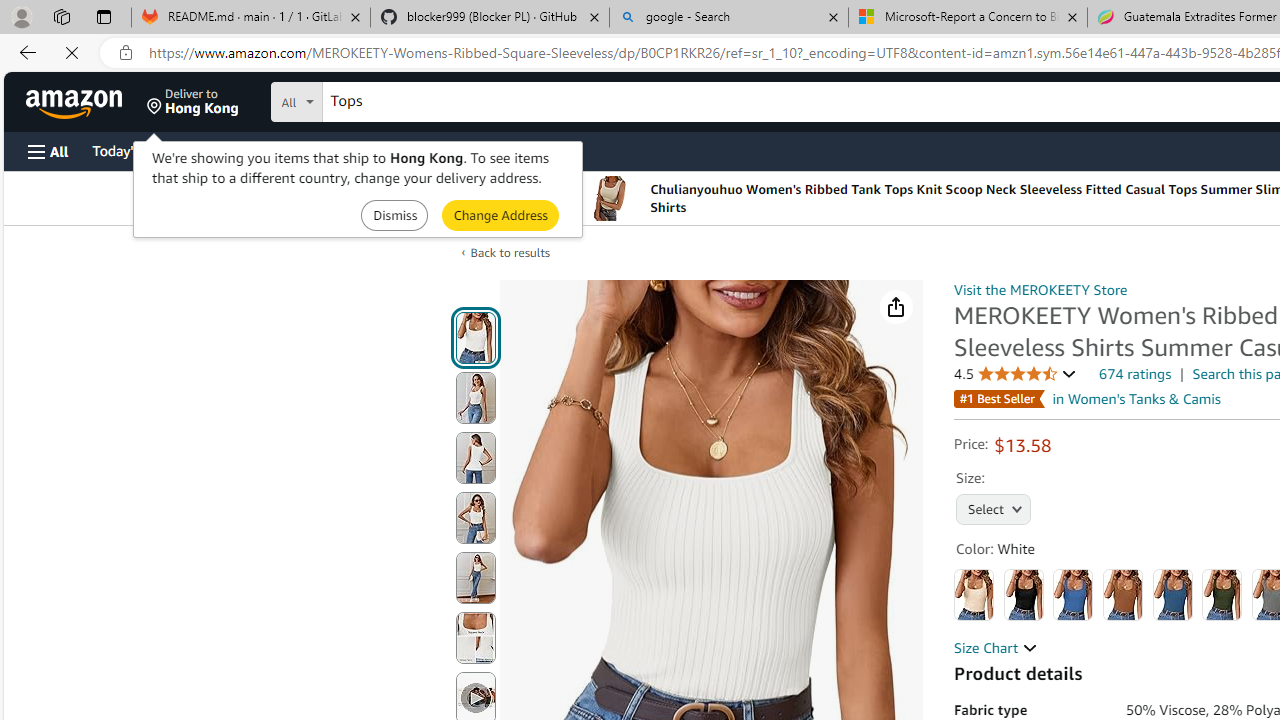 The image size is (1280, 720). What do you see at coordinates (995, 648) in the screenshot?
I see `'Size Chart '` at bounding box center [995, 648].